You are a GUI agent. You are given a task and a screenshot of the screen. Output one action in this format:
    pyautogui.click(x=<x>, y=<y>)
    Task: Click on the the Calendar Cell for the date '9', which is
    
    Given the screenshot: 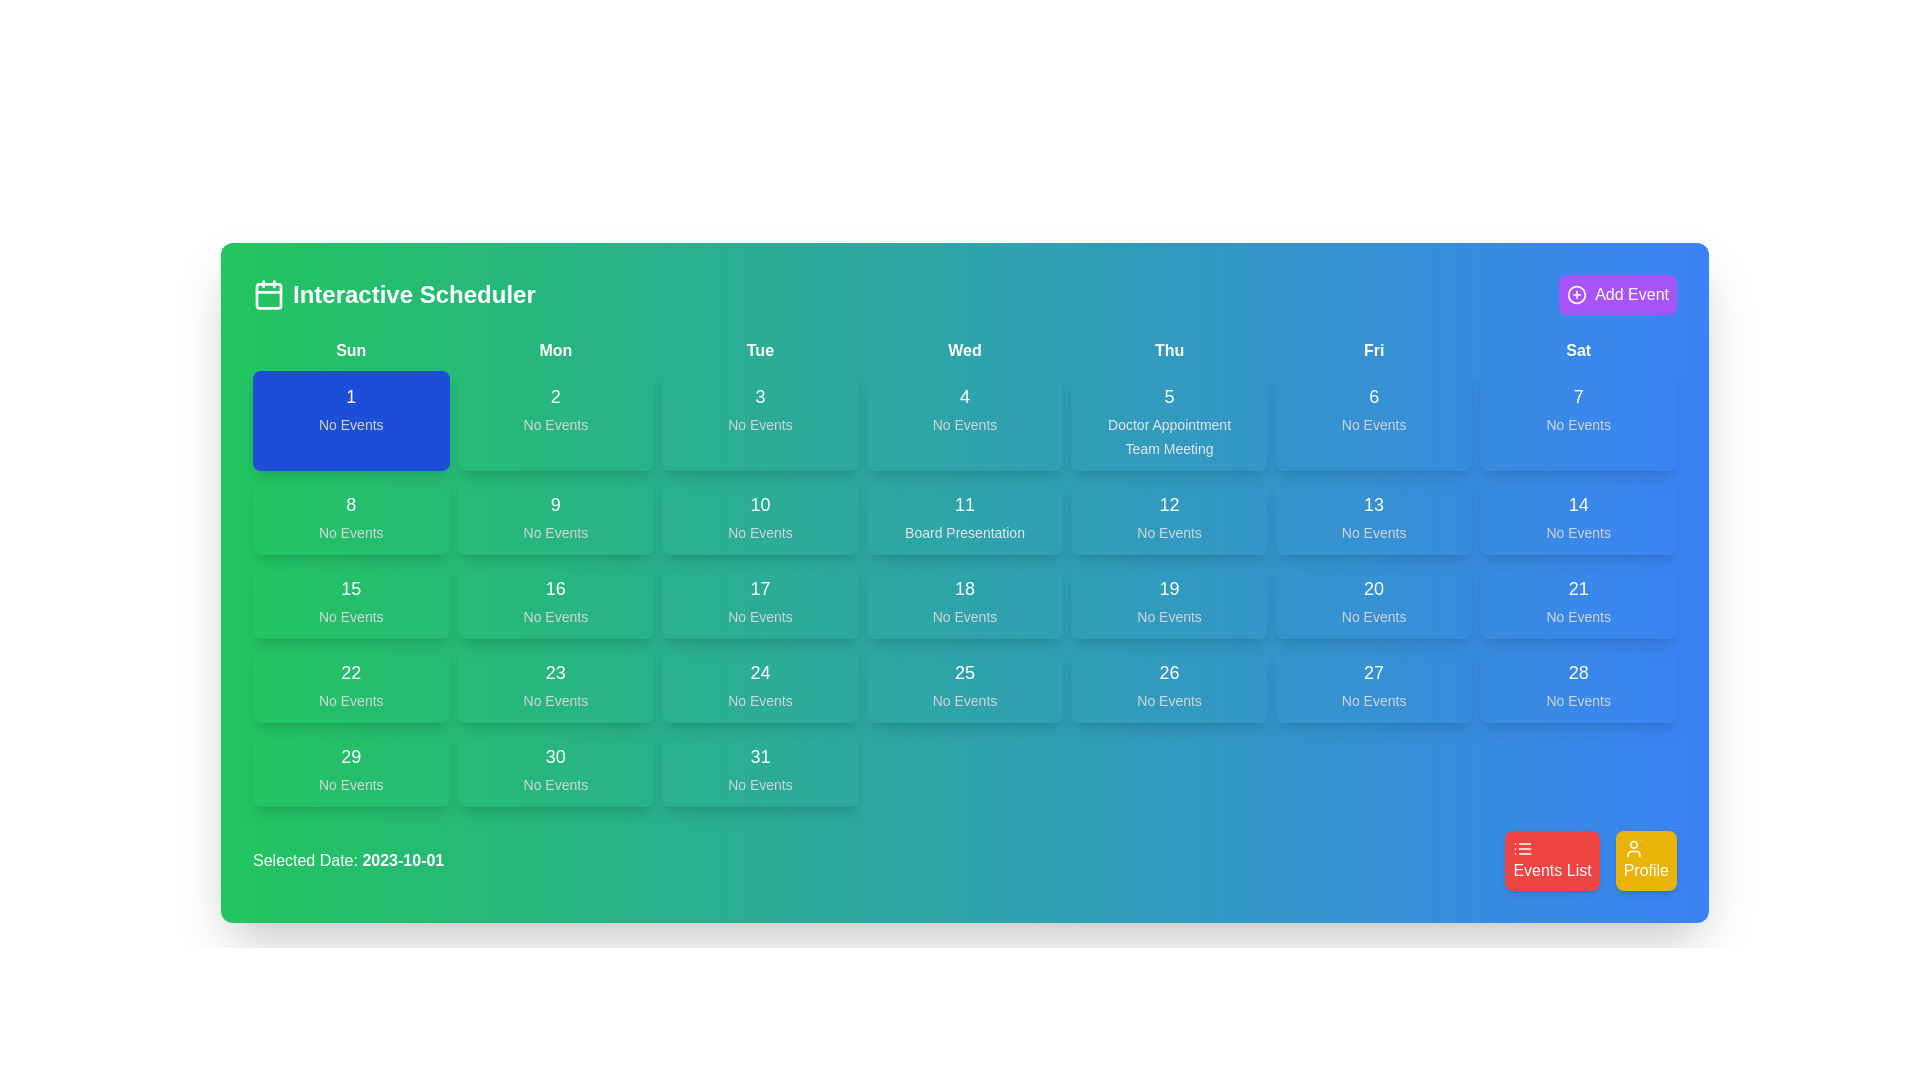 What is the action you would take?
    pyautogui.click(x=555, y=515)
    